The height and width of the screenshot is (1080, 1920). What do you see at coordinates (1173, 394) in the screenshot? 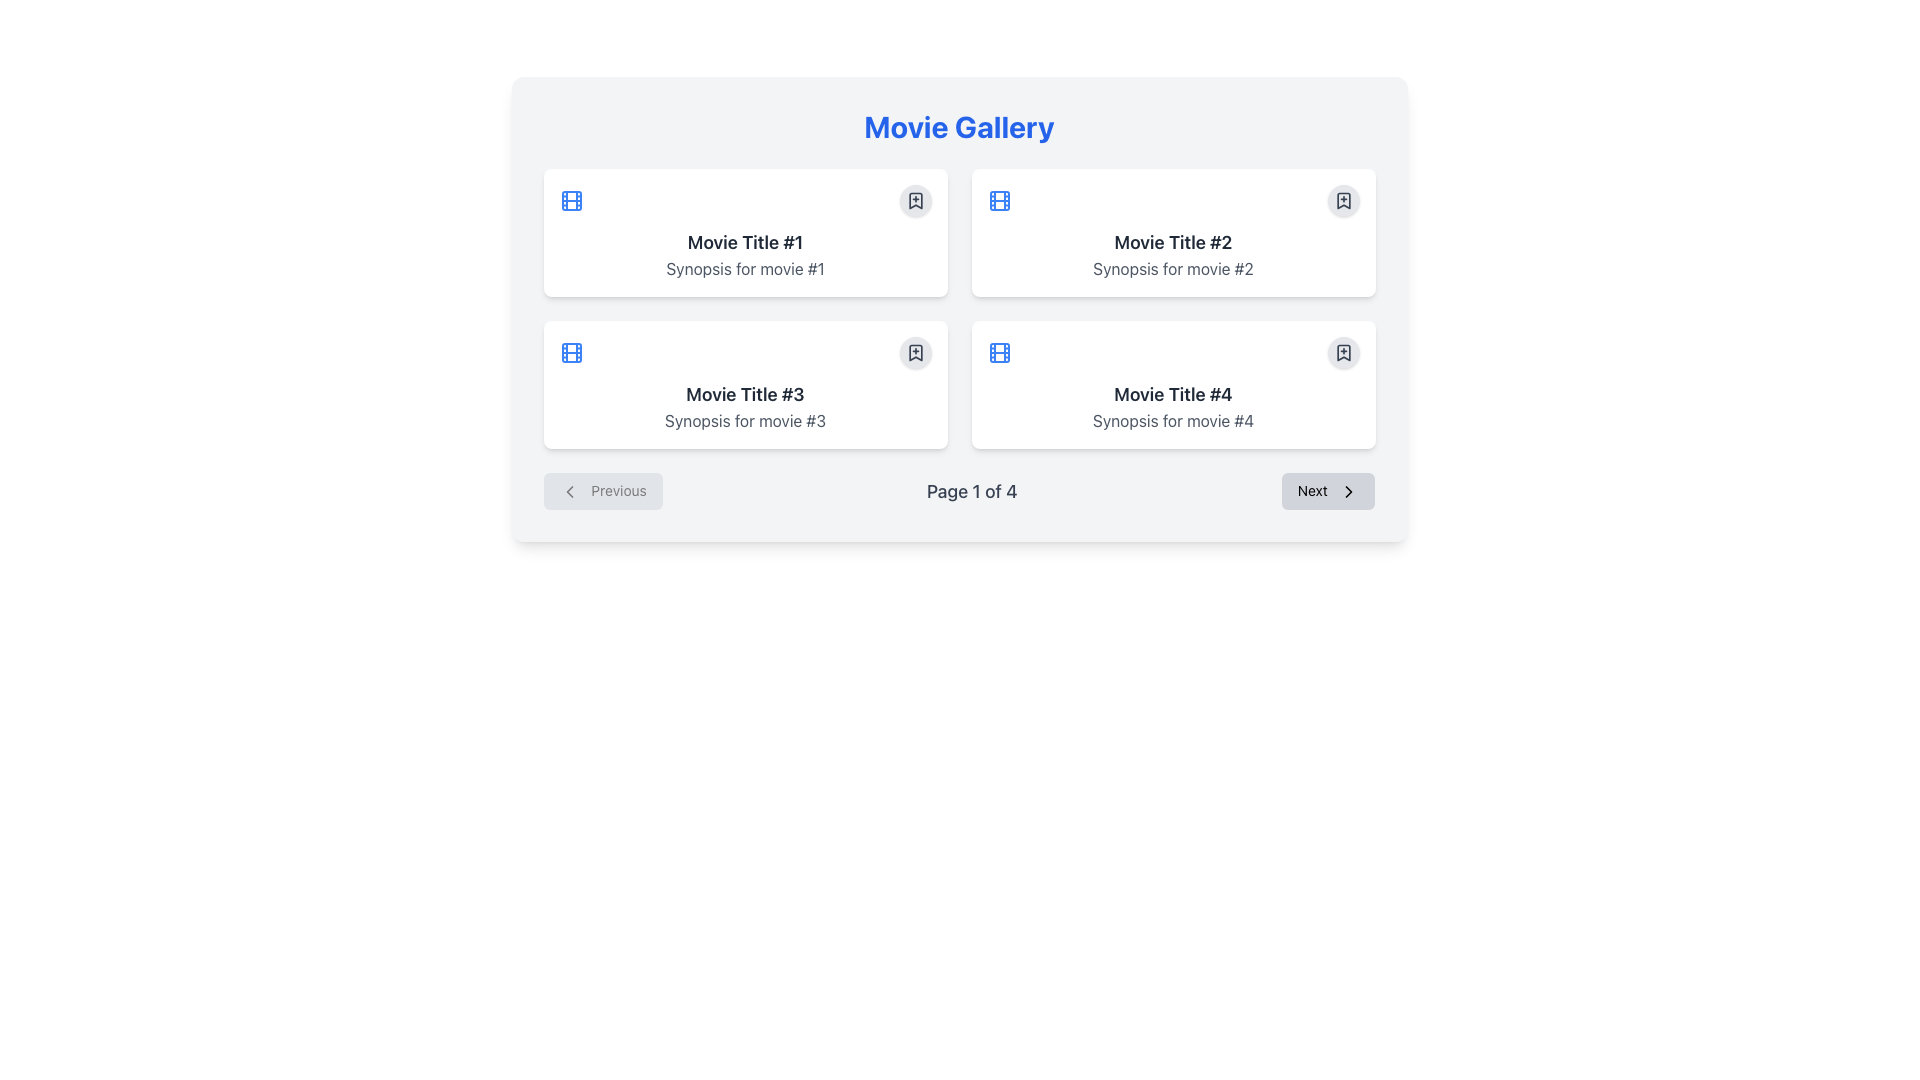
I see `text label that serves as the title of the movie located in the lower-right card of the grid layout, positioned above the synopsis text` at bounding box center [1173, 394].